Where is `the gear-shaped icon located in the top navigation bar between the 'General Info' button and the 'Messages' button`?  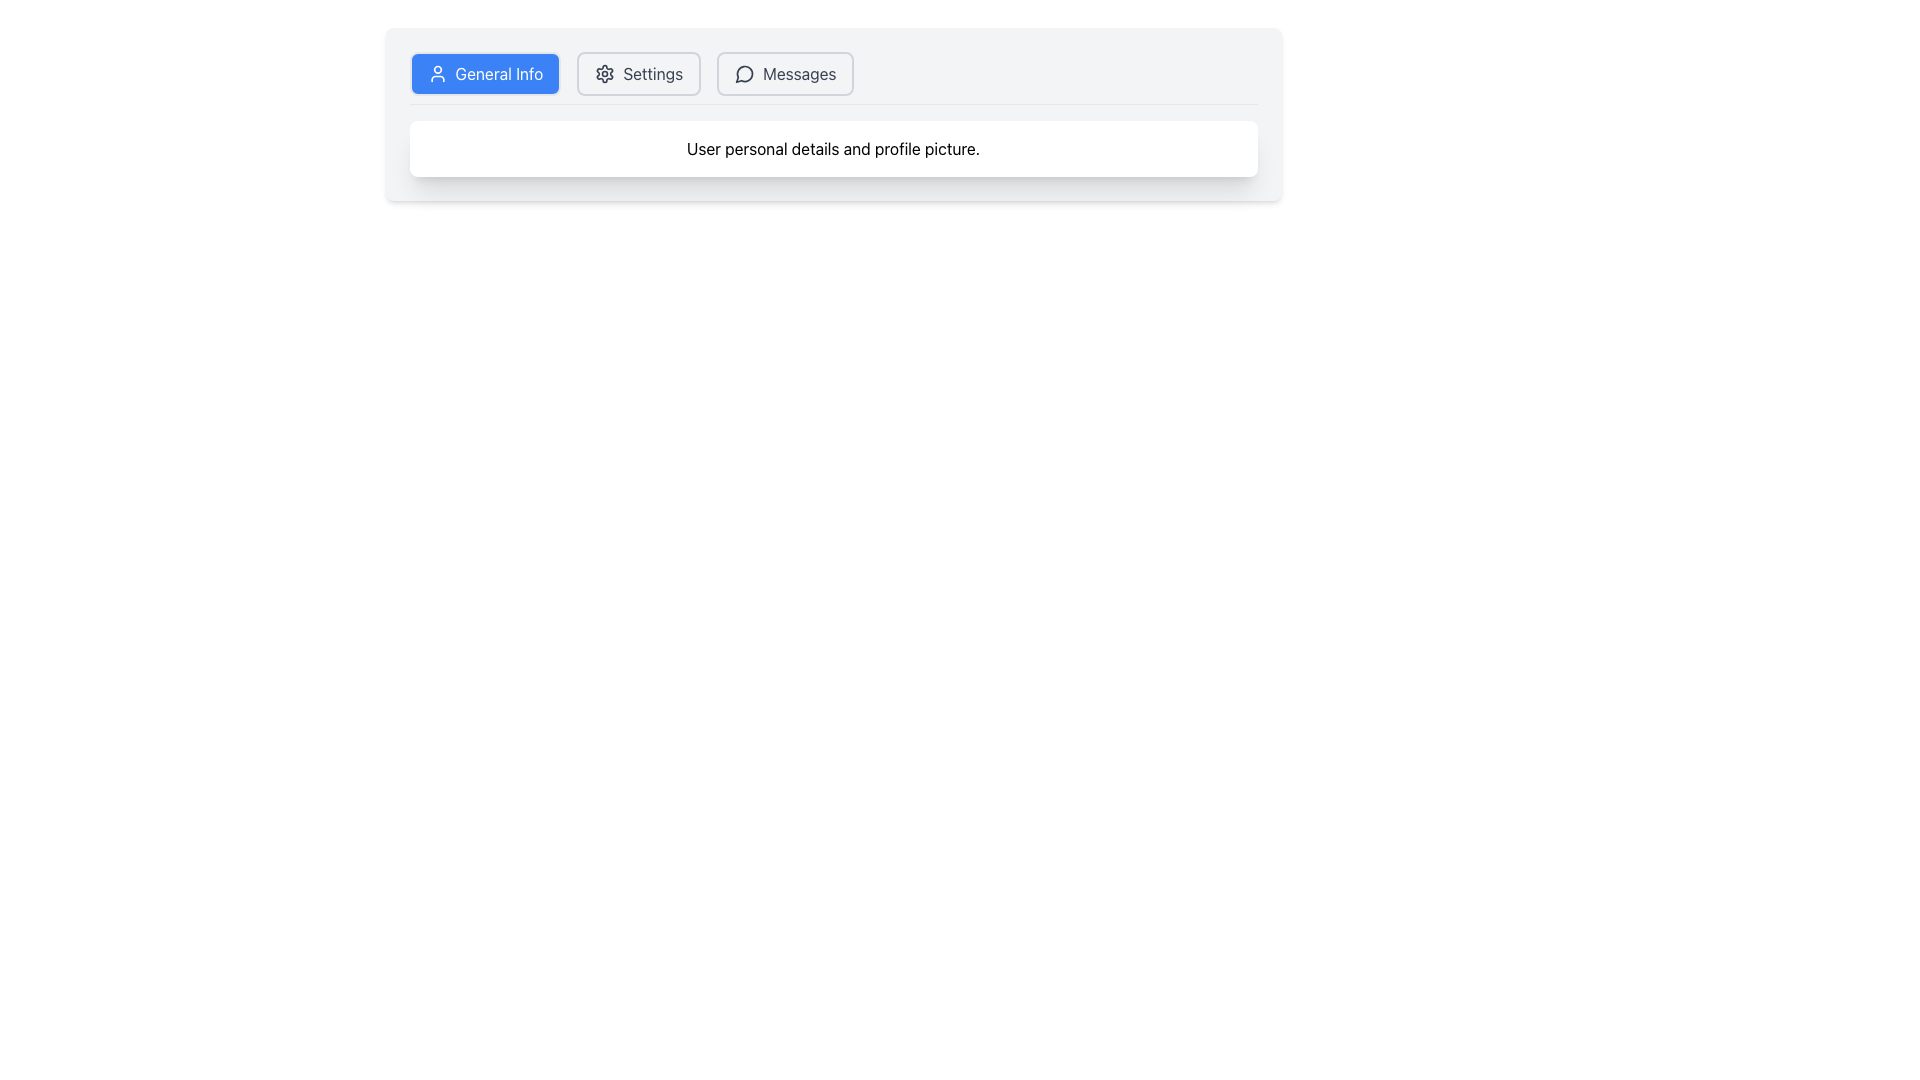 the gear-shaped icon located in the top navigation bar between the 'General Info' button and the 'Messages' button is located at coordinates (604, 72).